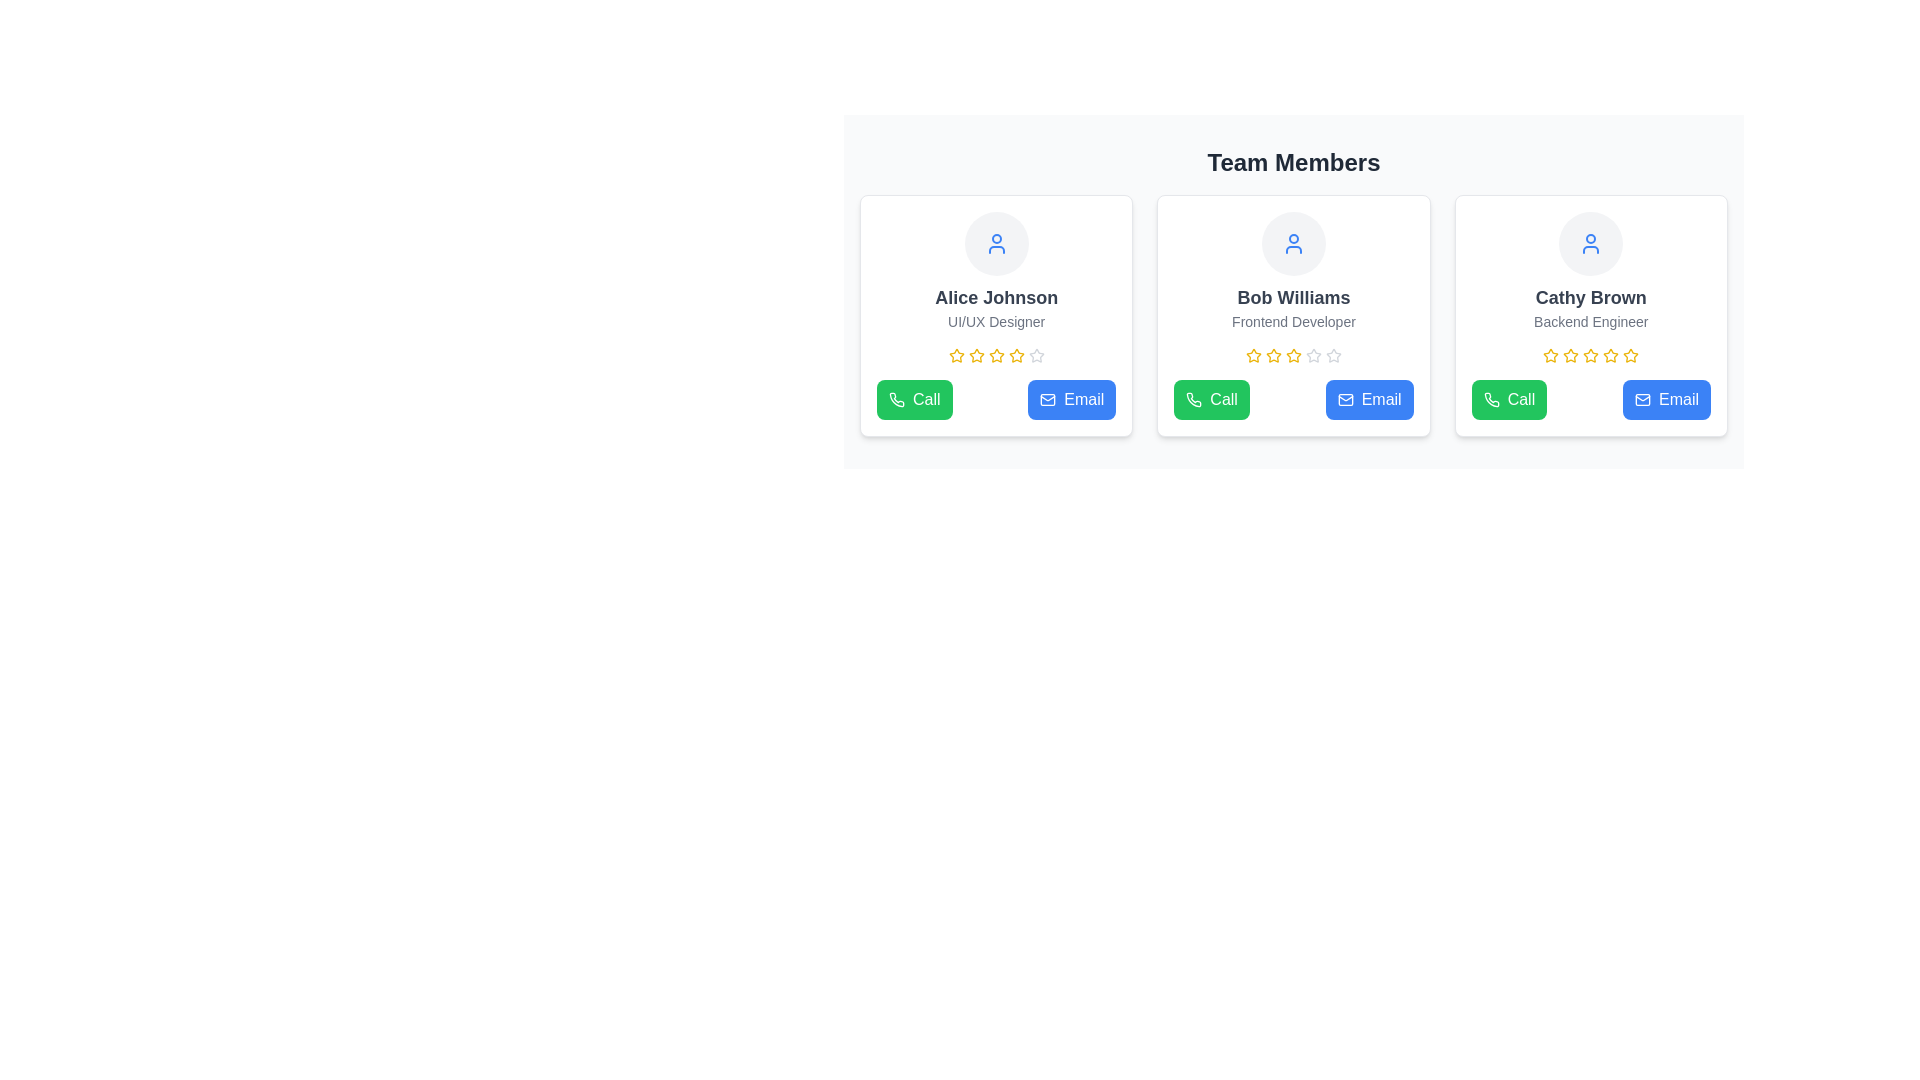  What do you see at coordinates (1293, 242) in the screenshot?
I see `the blue-colored user profile icon representing 'Bob Williams', which is situated above his name within a circular light gray background in the middle card of a three-card layout` at bounding box center [1293, 242].